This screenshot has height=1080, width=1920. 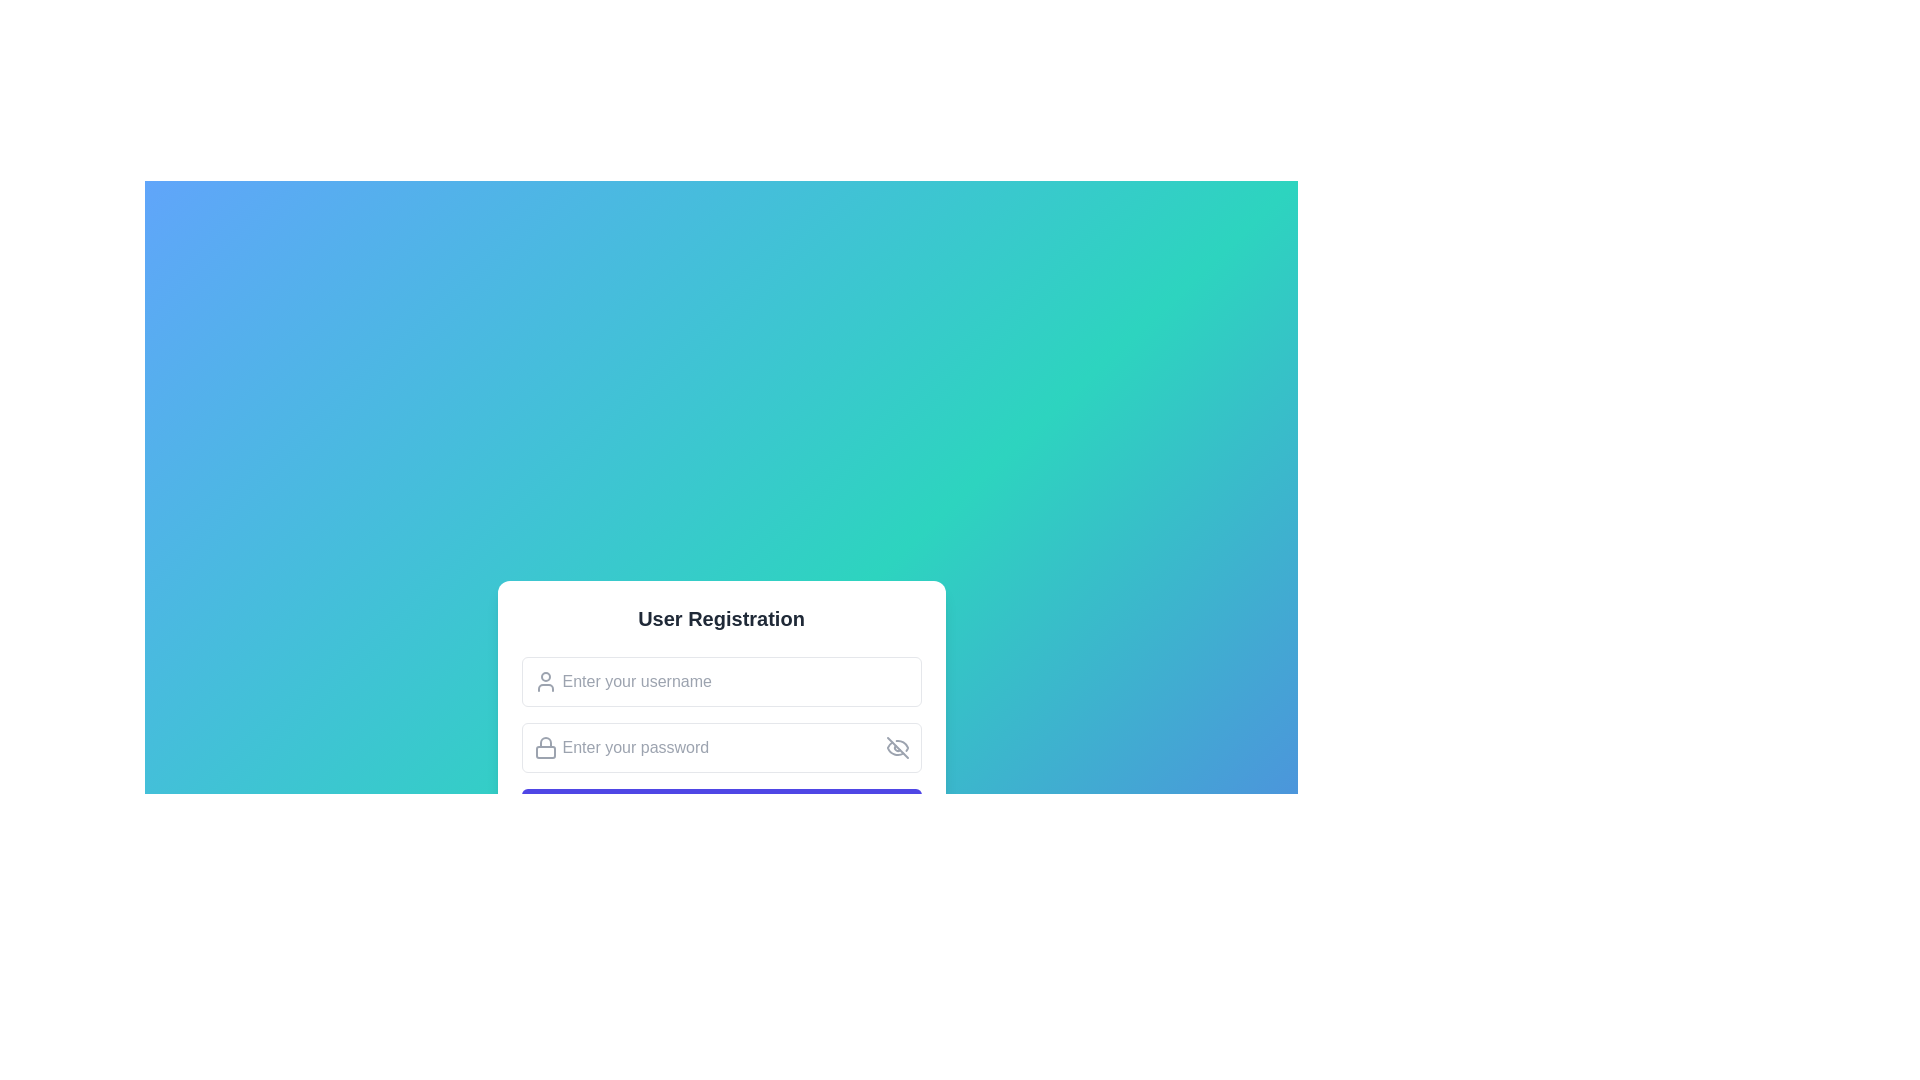 I want to click on the decorative password icon located on the left side of the password input field in the 'User Registration' form, so click(x=545, y=748).